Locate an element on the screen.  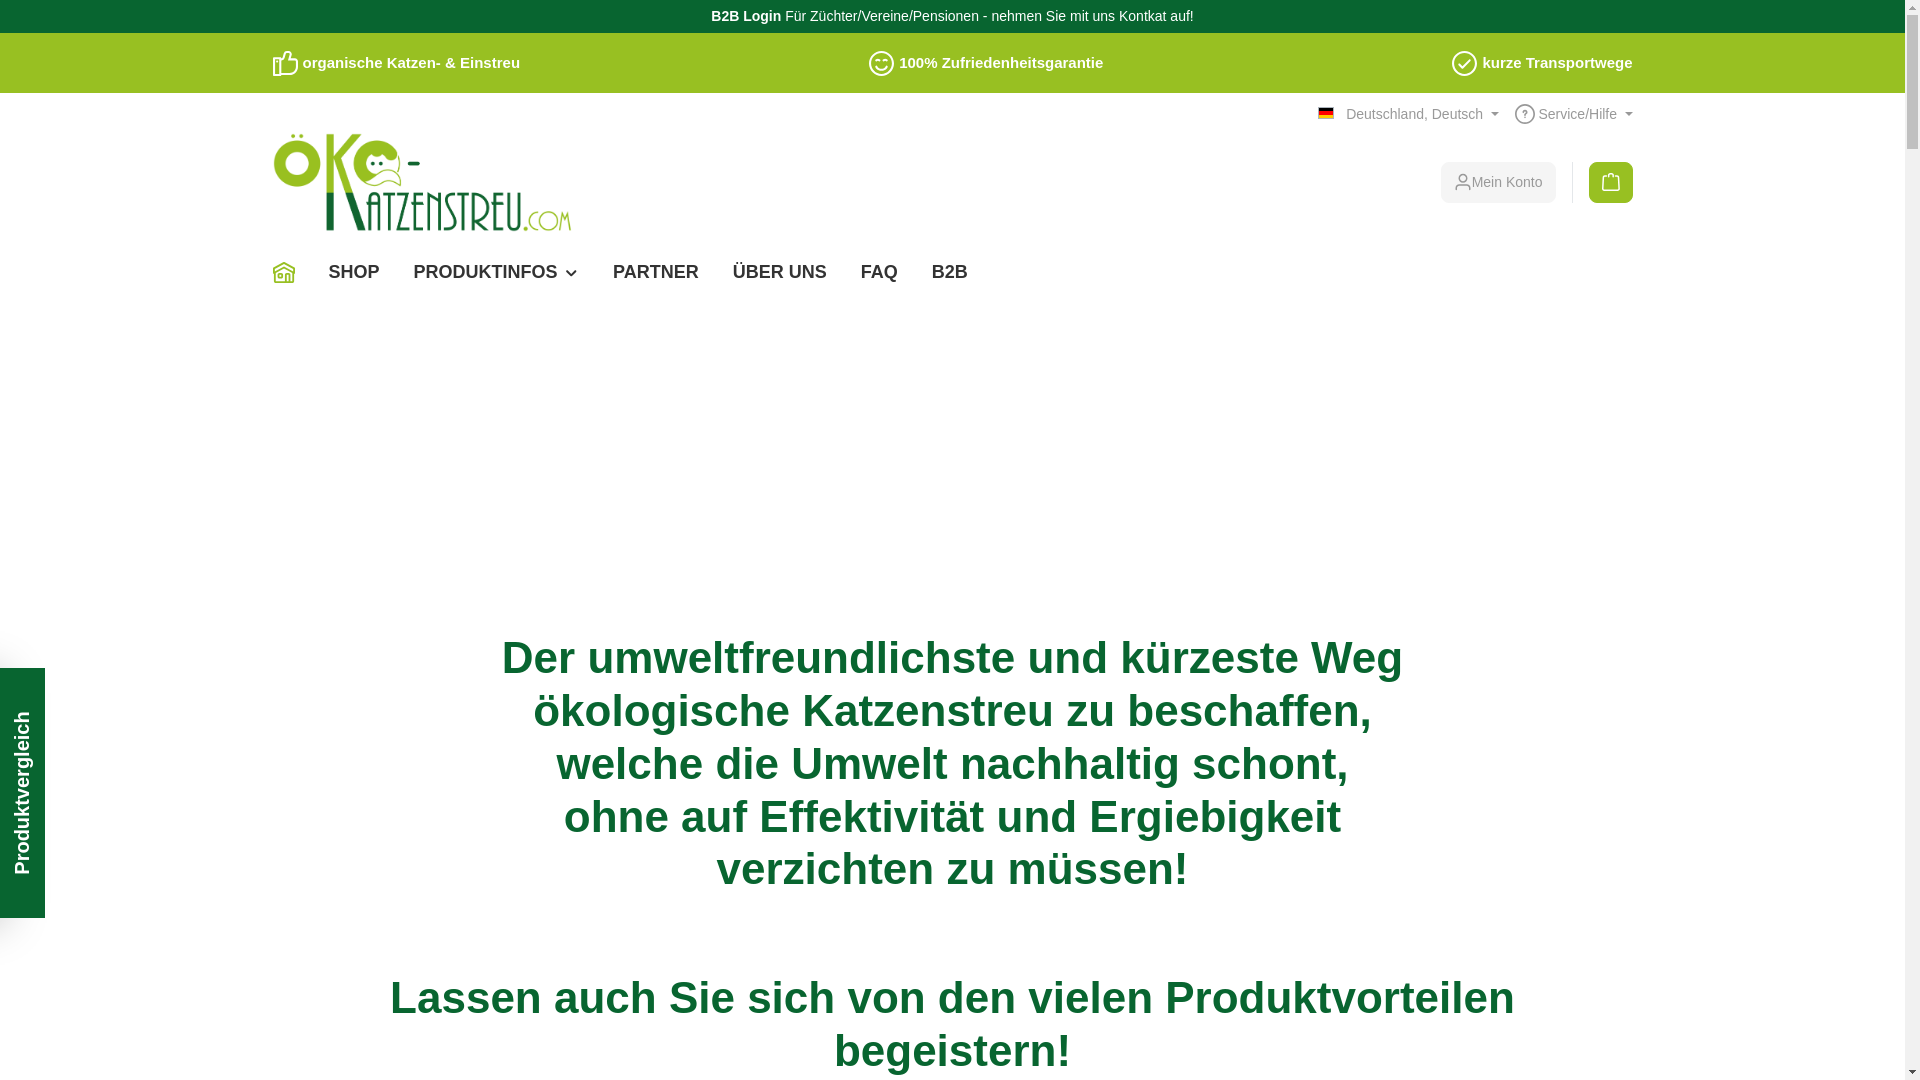
'Mein Konto' is located at coordinates (1498, 182).